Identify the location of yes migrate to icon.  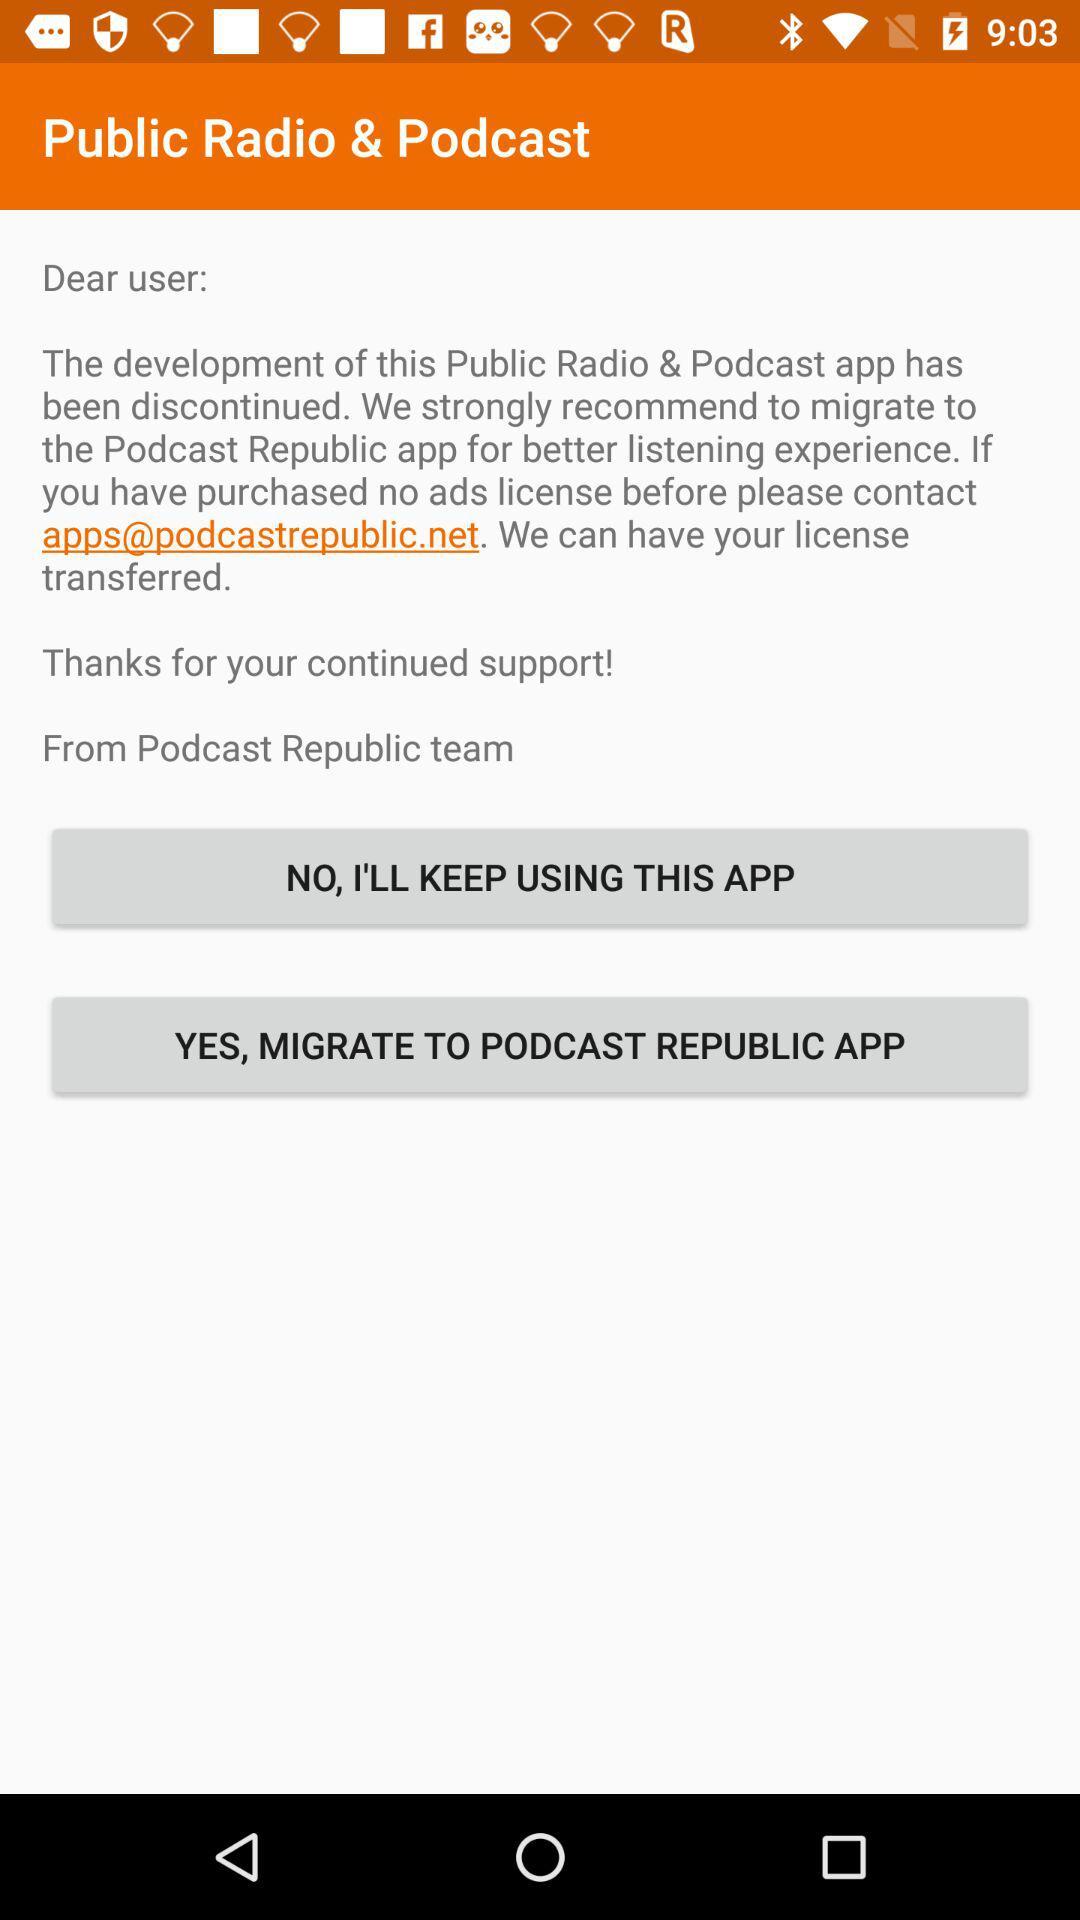
(540, 1043).